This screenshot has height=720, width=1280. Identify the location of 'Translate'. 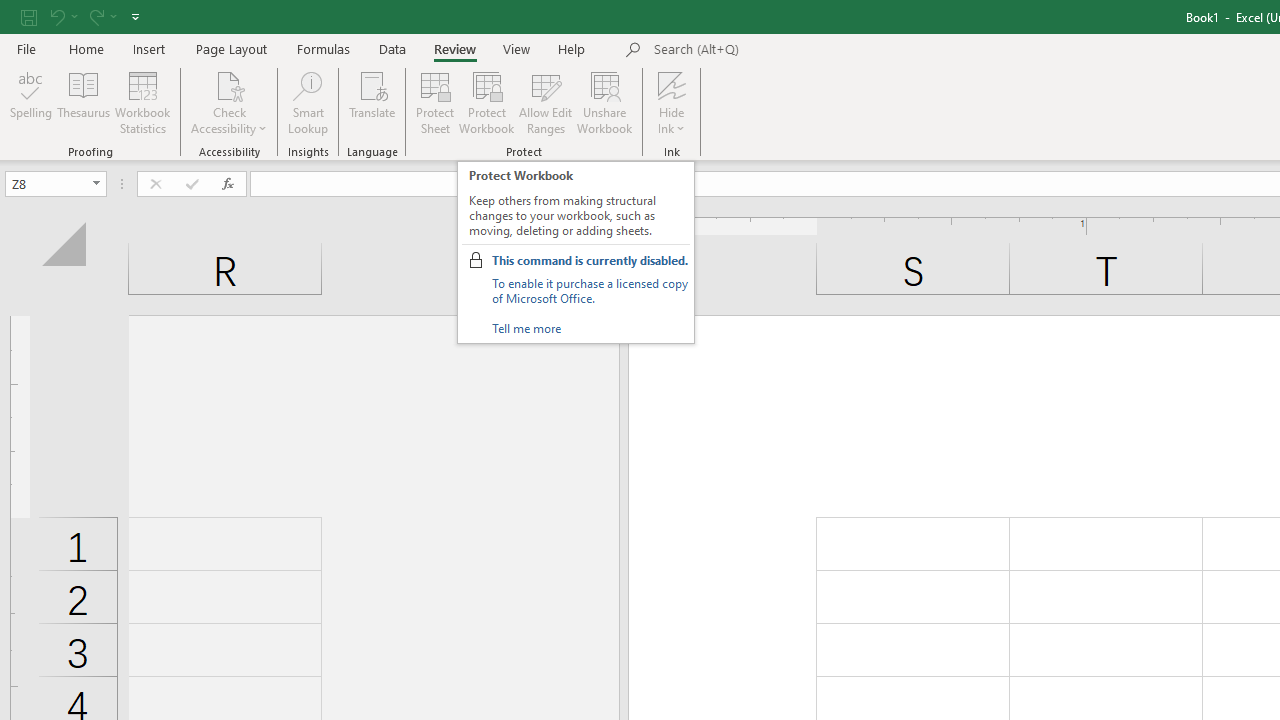
(372, 103).